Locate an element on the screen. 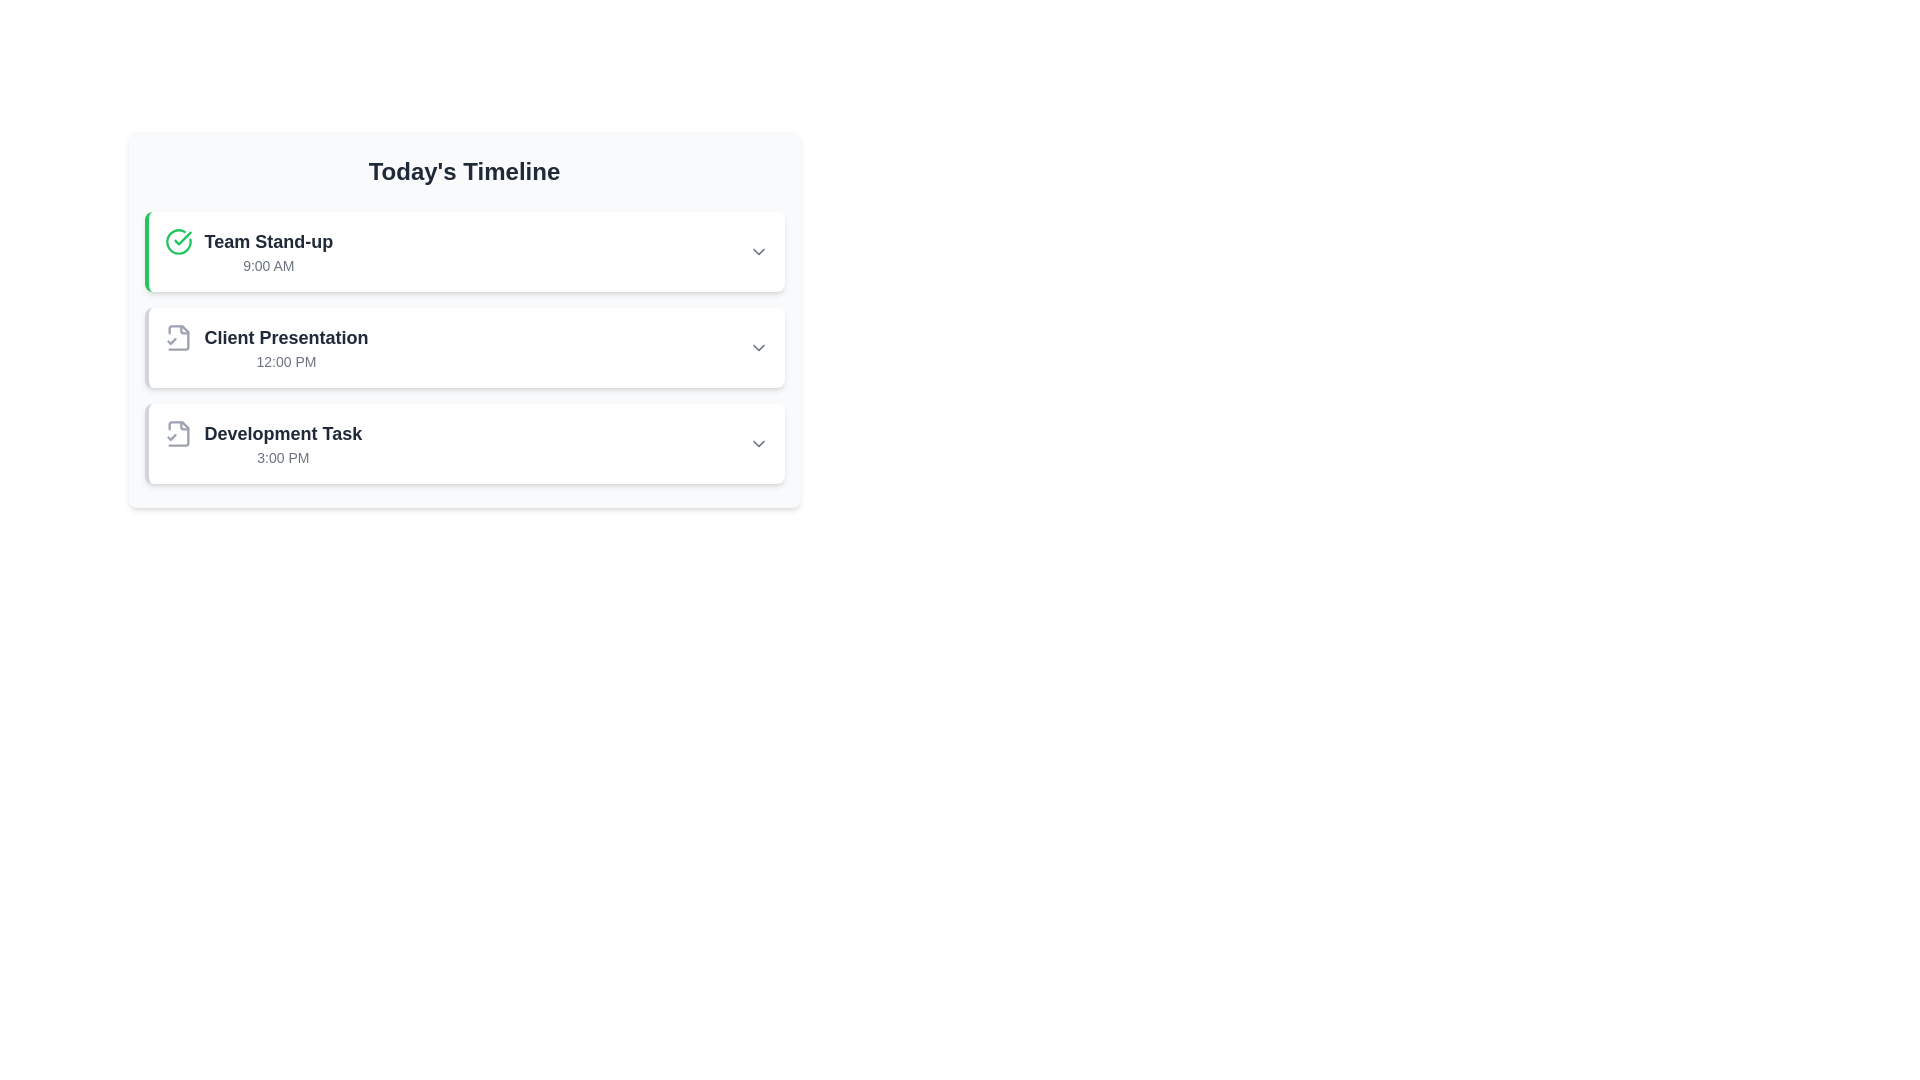  the 'Client Presentation' text label, which is the second entry in the timeline under 'Today's Timeline' is located at coordinates (285, 337).